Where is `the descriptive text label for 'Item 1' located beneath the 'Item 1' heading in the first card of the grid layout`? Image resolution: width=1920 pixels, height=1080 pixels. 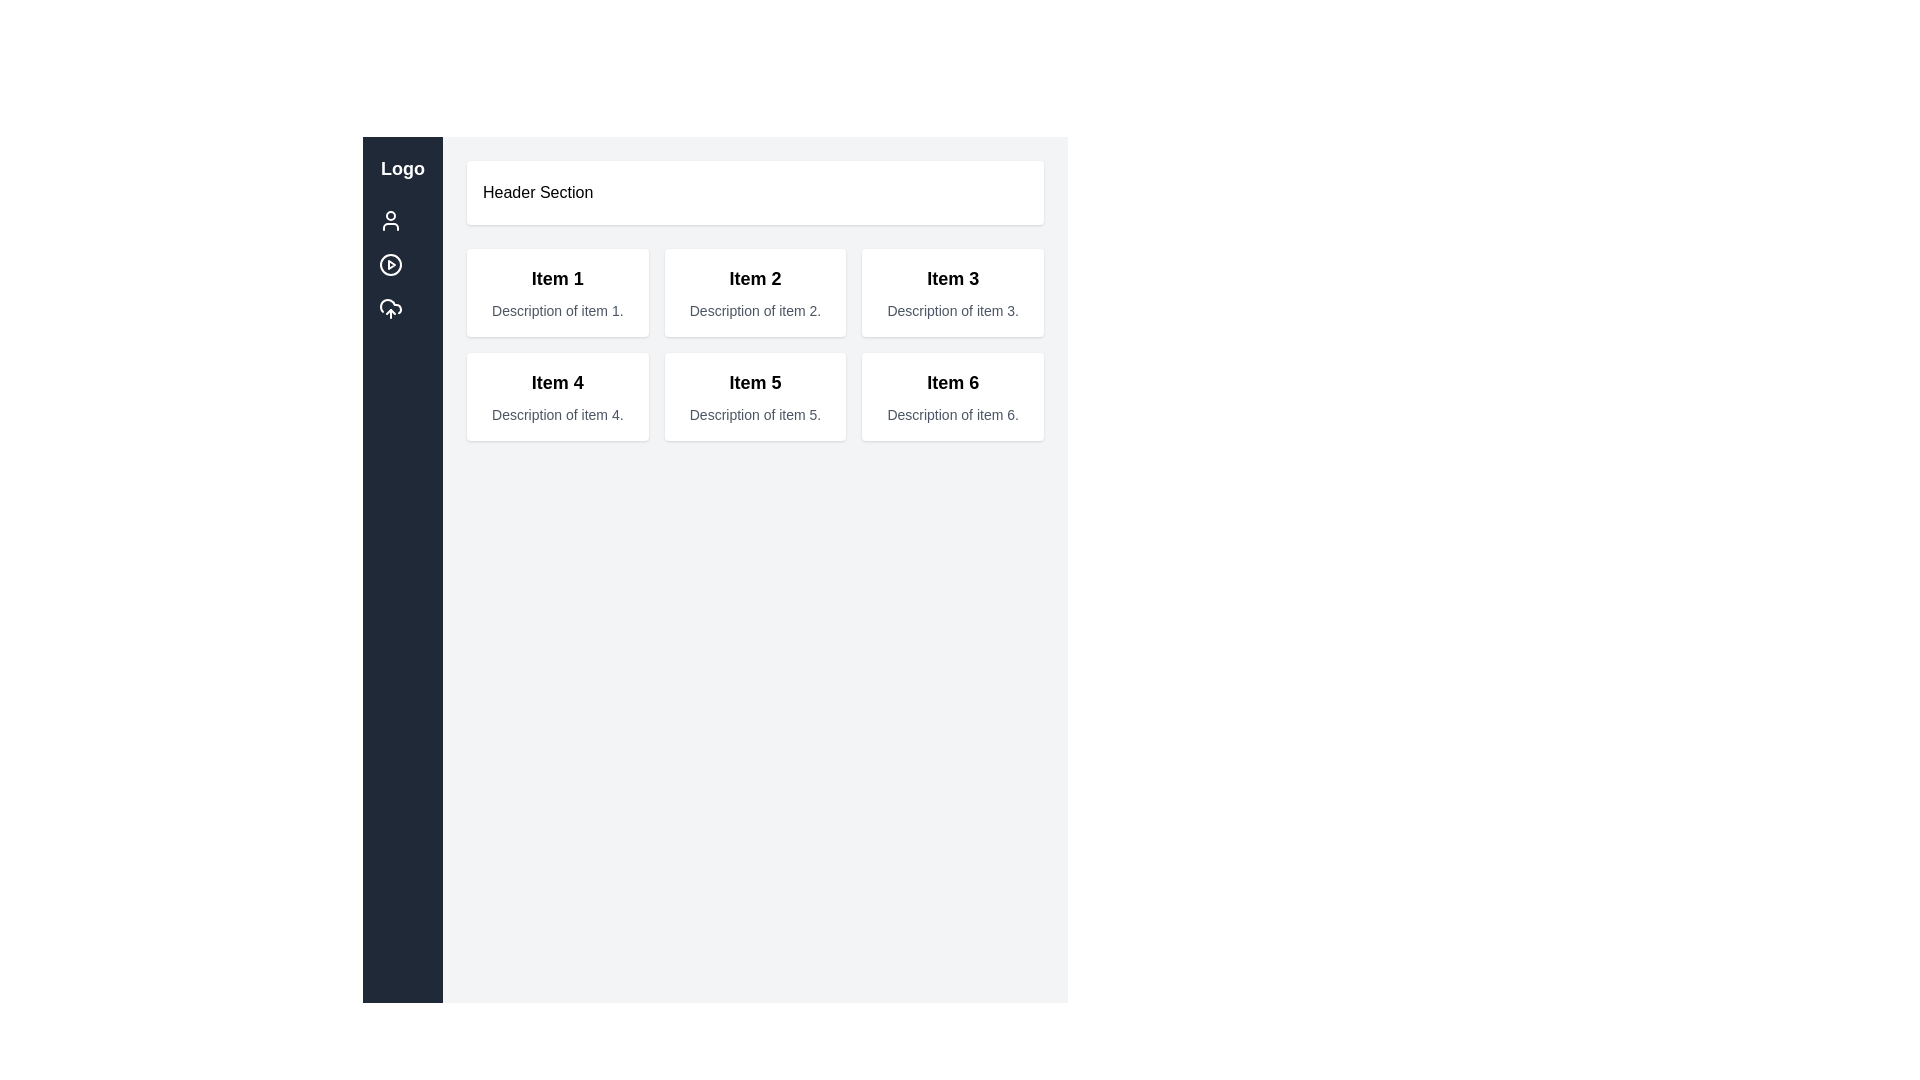 the descriptive text label for 'Item 1' located beneath the 'Item 1' heading in the first card of the grid layout is located at coordinates (557, 311).